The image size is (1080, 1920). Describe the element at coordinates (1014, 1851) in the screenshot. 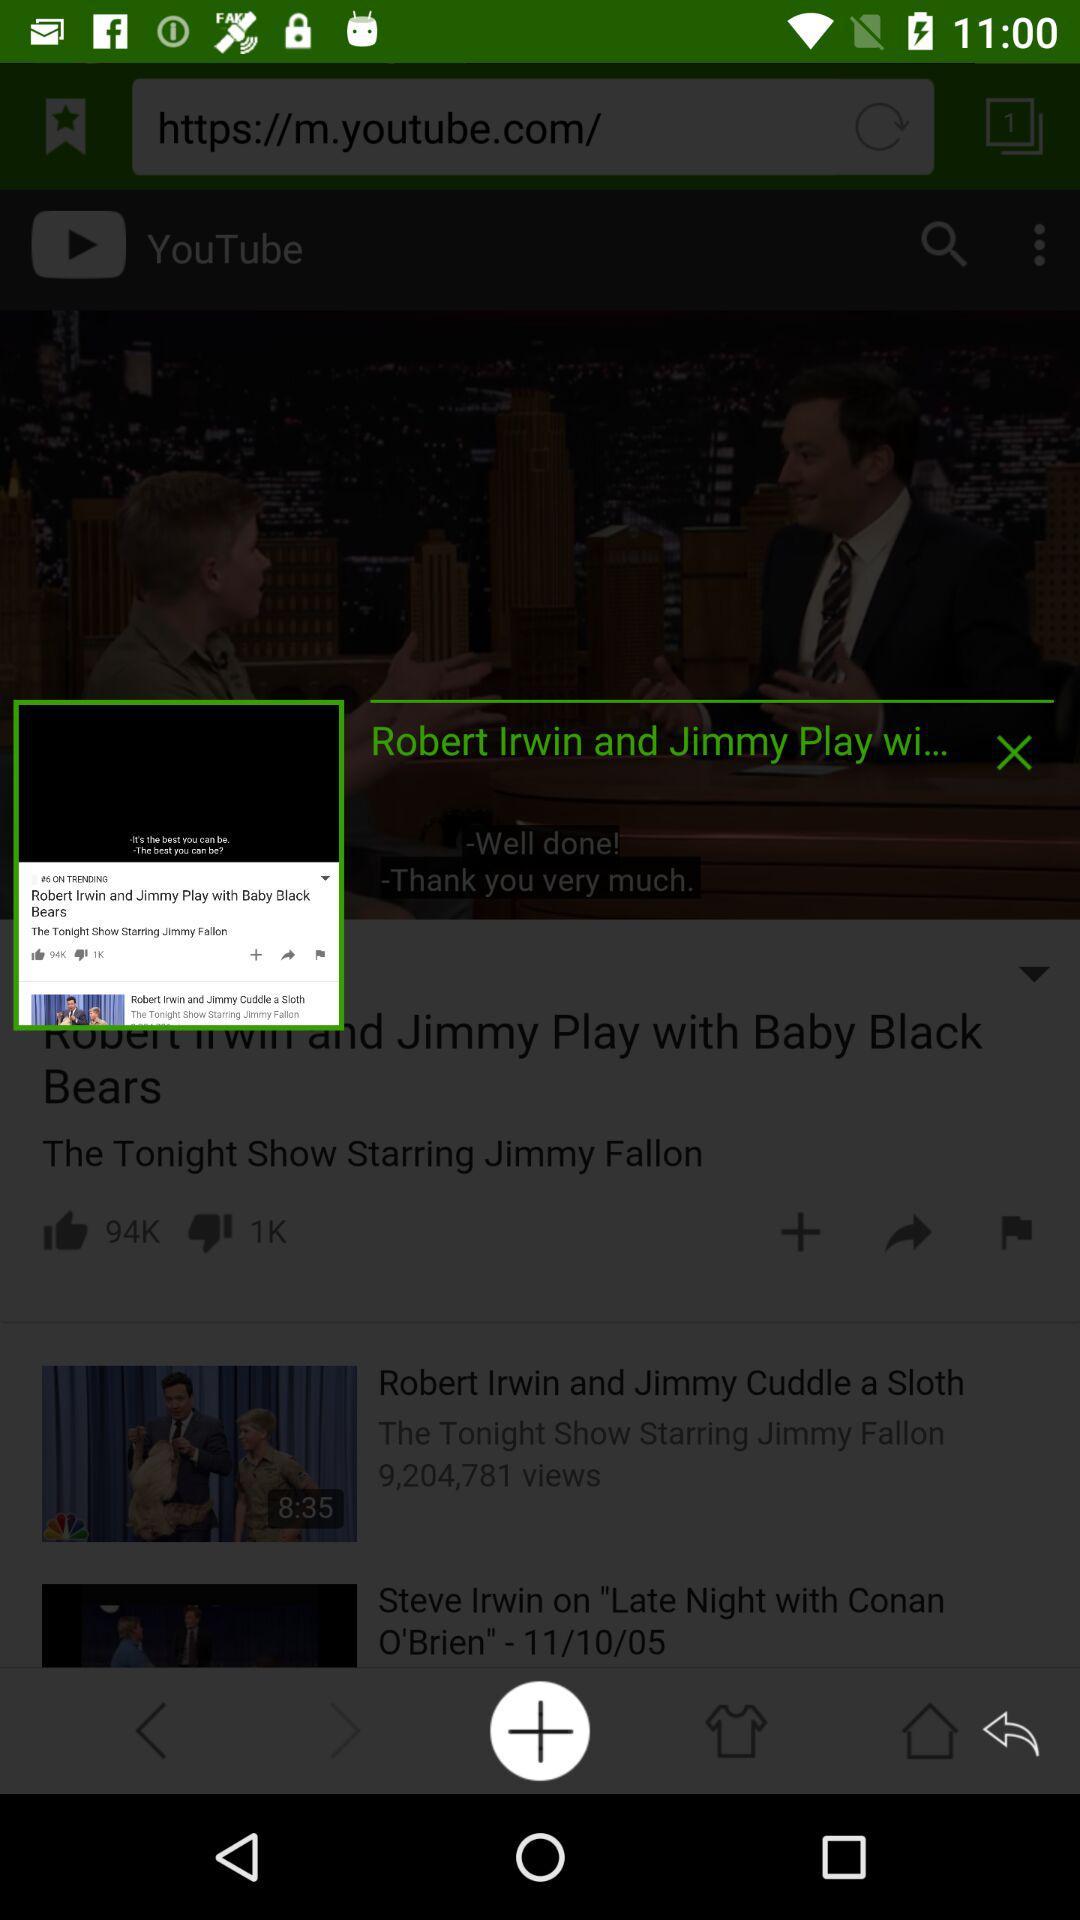

I see `the reply icon` at that location.